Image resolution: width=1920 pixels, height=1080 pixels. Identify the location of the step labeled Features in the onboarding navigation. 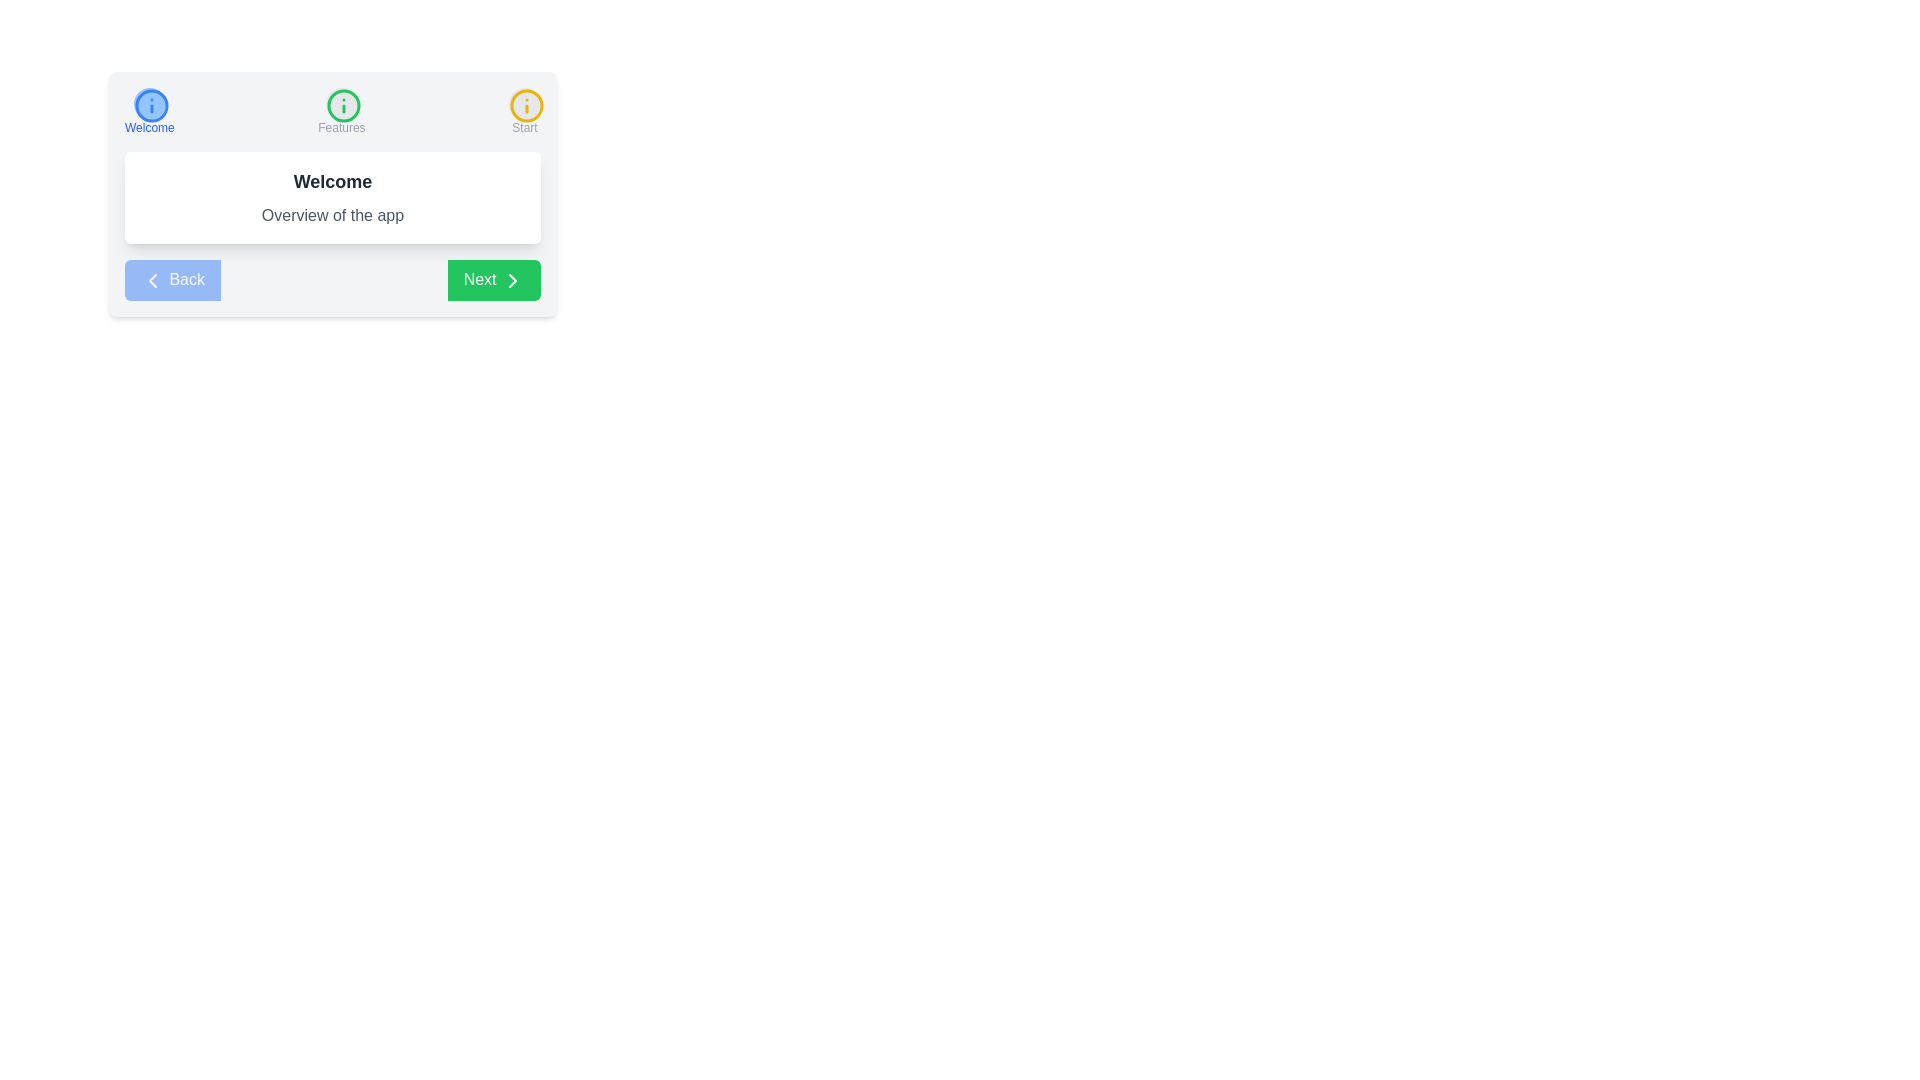
(341, 111).